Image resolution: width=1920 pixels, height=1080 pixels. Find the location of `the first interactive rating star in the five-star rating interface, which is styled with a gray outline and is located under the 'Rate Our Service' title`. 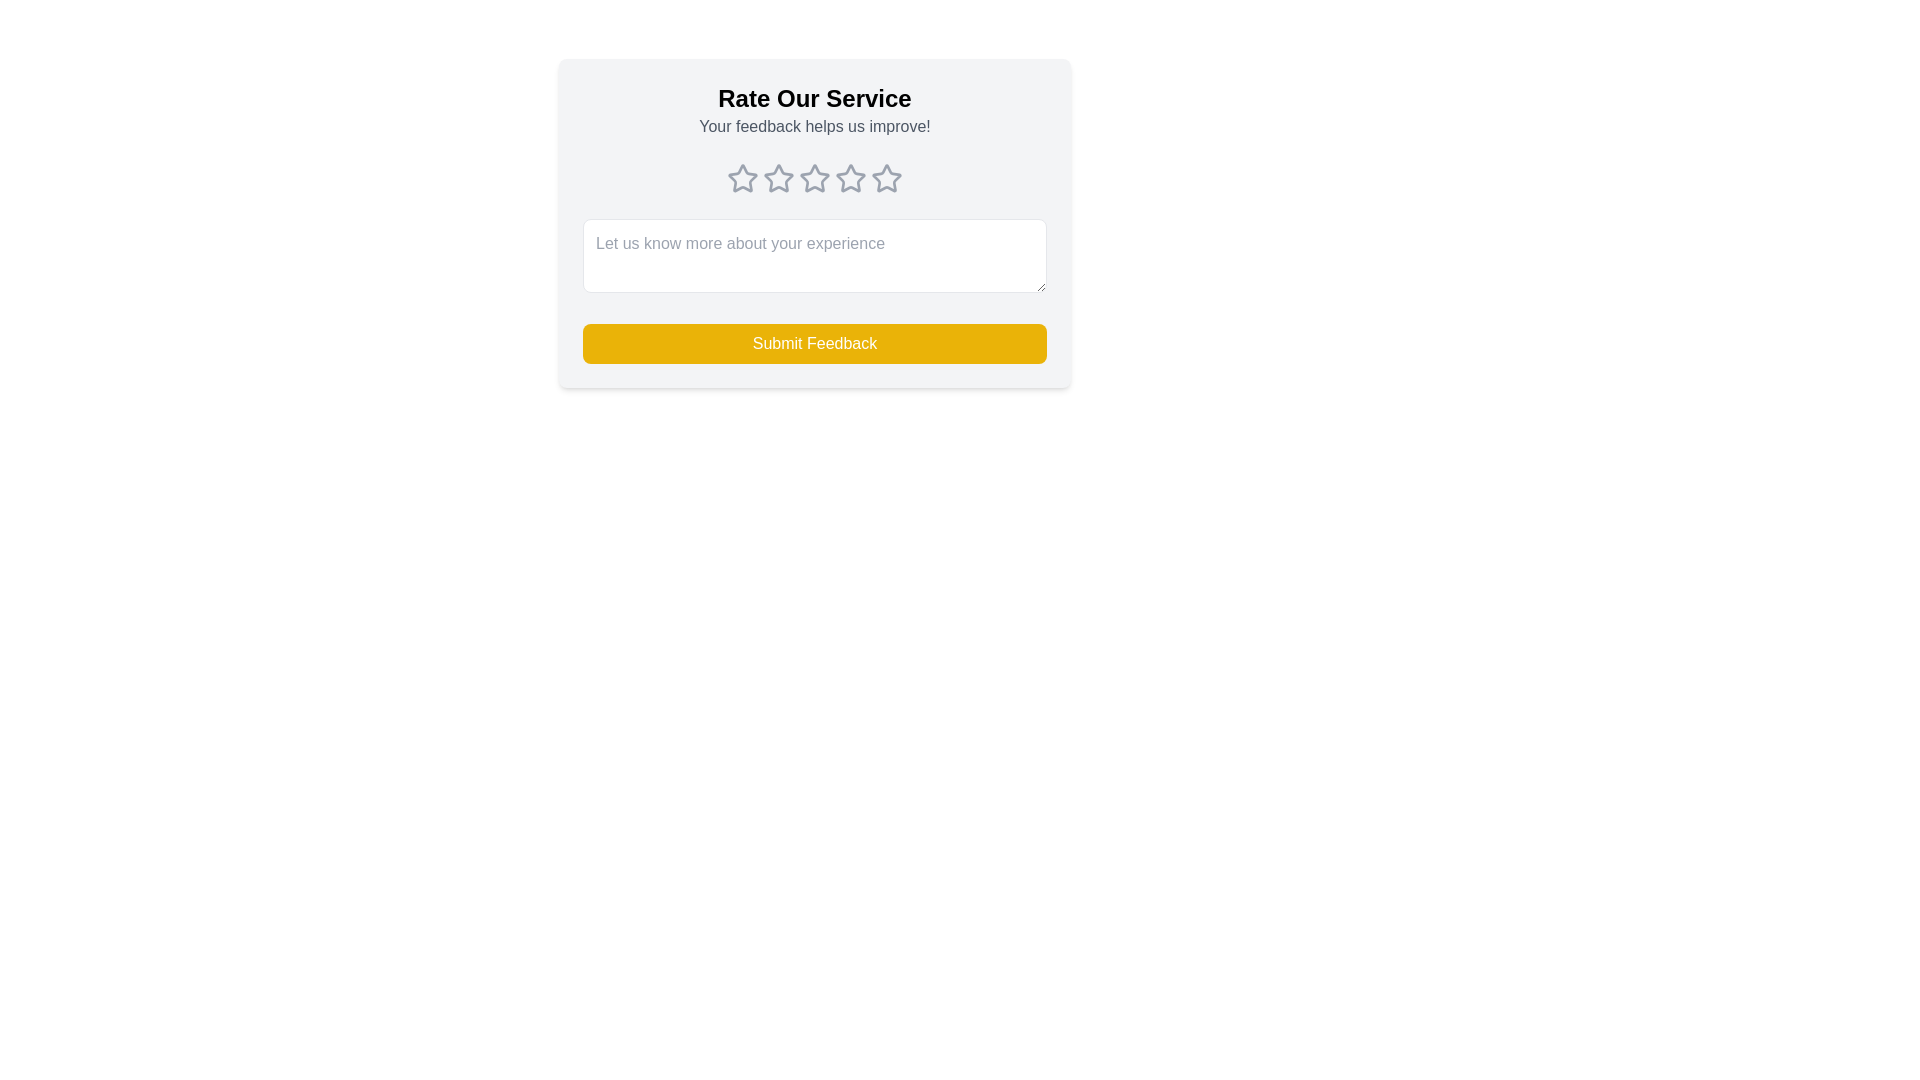

the first interactive rating star in the five-star rating interface, which is styled with a gray outline and is located under the 'Rate Our Service' title is located at coordinates (742, 177).